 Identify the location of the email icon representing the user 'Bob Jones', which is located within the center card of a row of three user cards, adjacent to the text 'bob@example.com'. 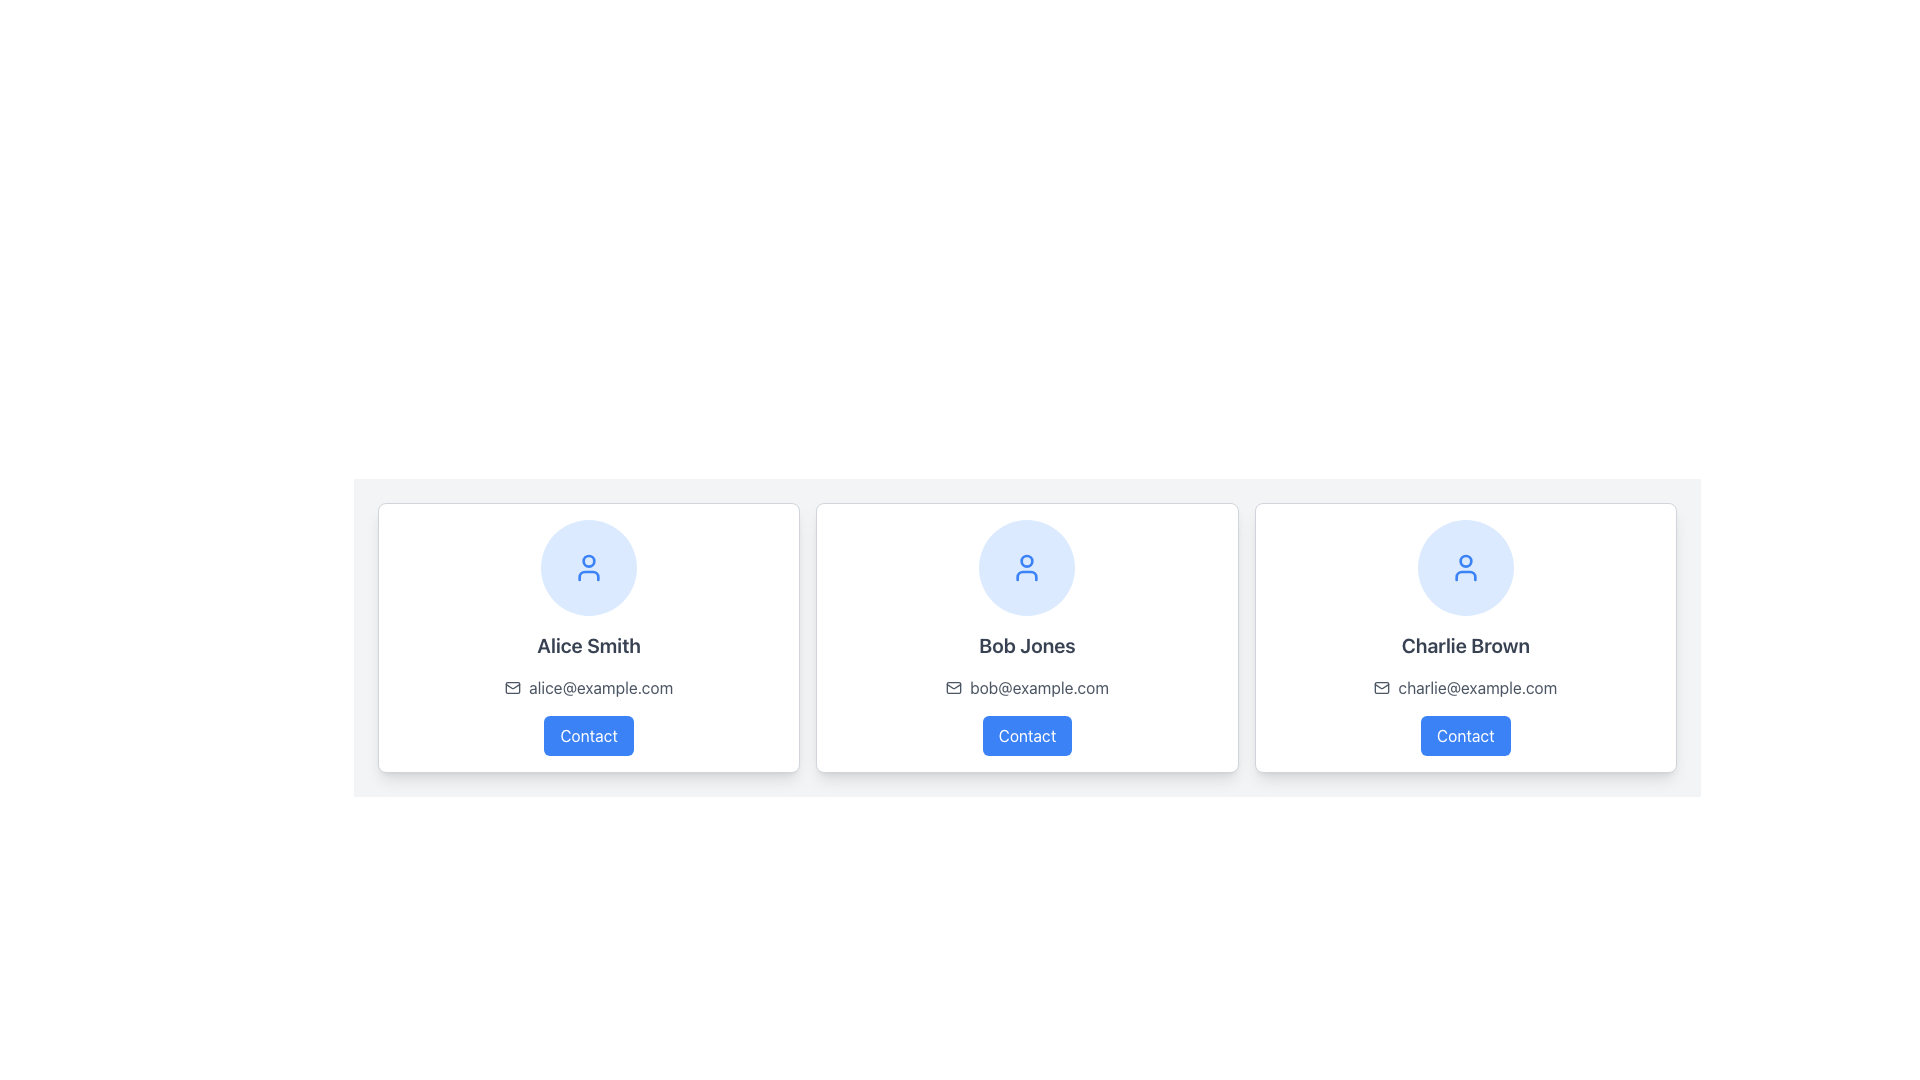
(953, 686).